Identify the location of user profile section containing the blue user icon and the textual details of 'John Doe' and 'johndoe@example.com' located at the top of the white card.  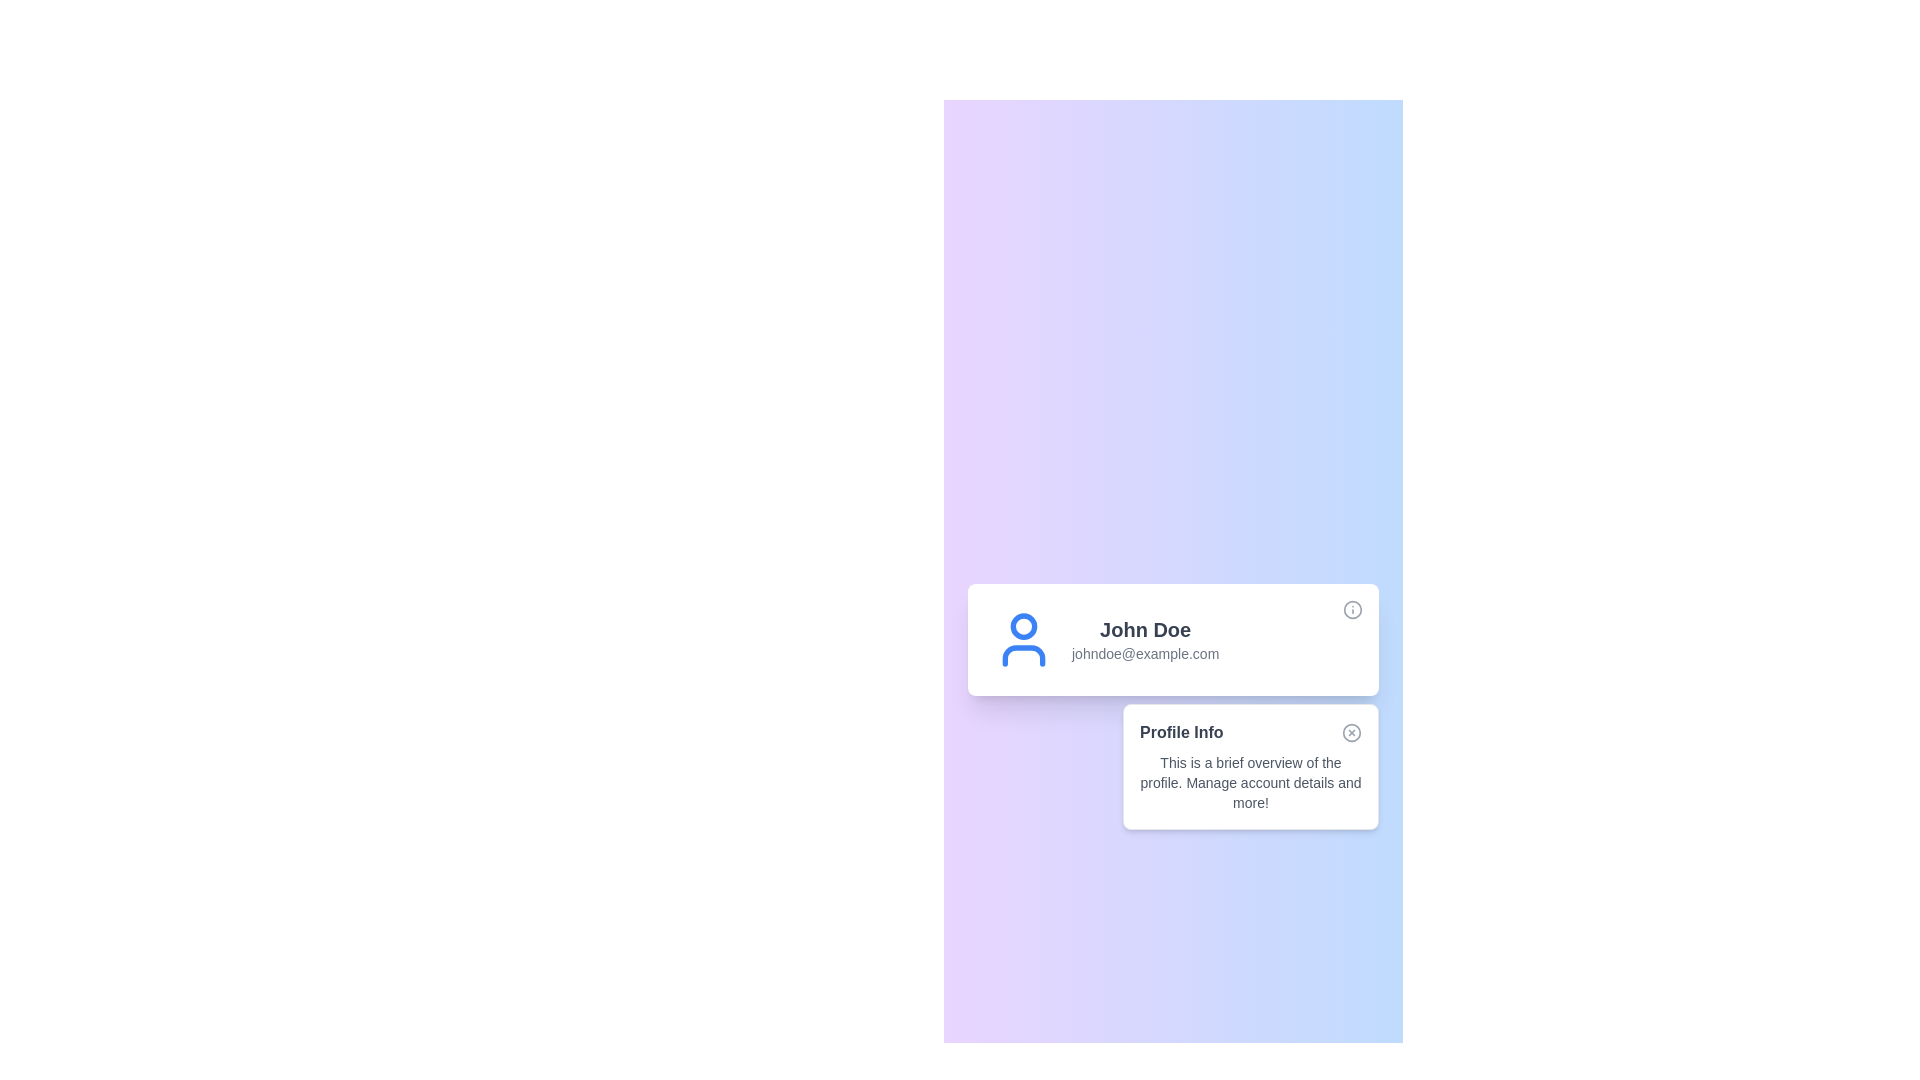
(1173, 640).